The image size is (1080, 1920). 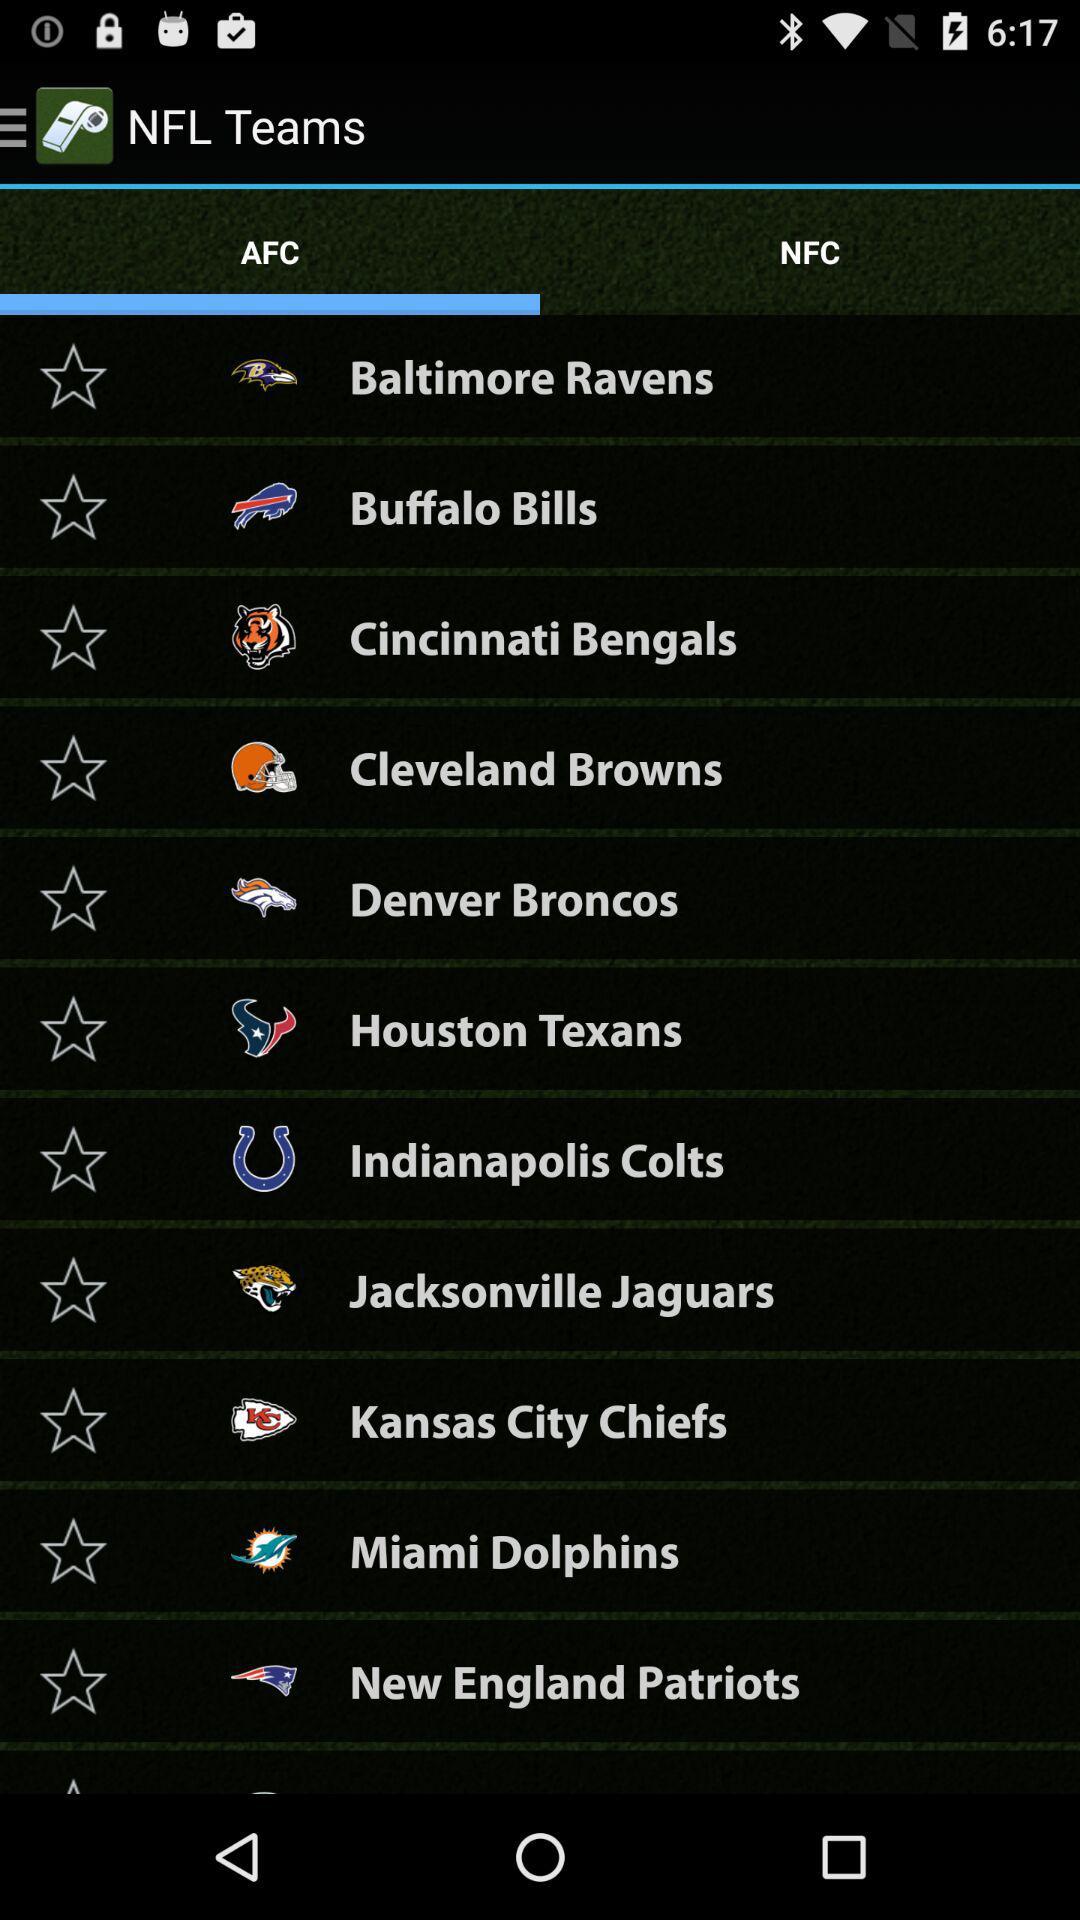 I want to click on the team, so click(x=72, y=1680).